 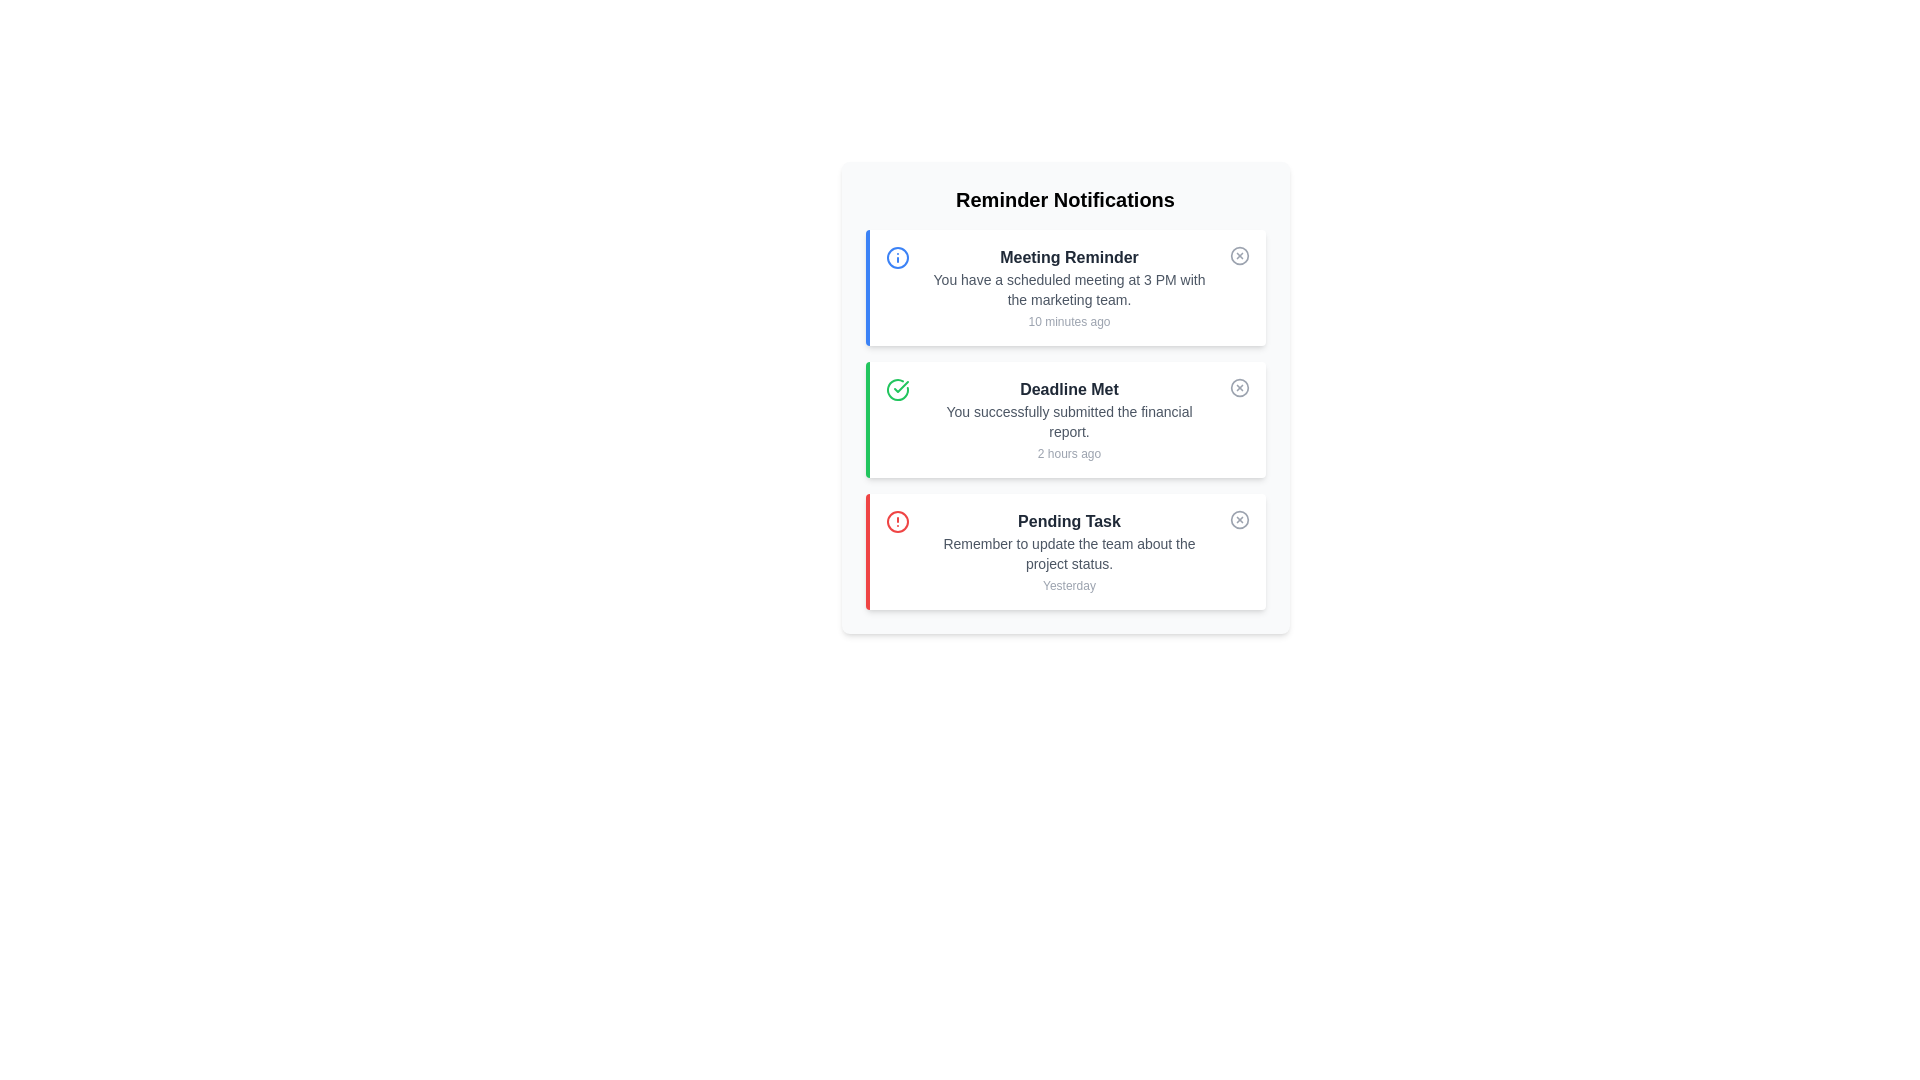 What do you see at coordinates (1068, 289) in the screenshot?
I see `details of the upcoming meeting from the second line of text in the 'Meeting Reminder' notification card, which is located horizontally centered below the title and above the timestamp` at bounding box center [1068, 289].